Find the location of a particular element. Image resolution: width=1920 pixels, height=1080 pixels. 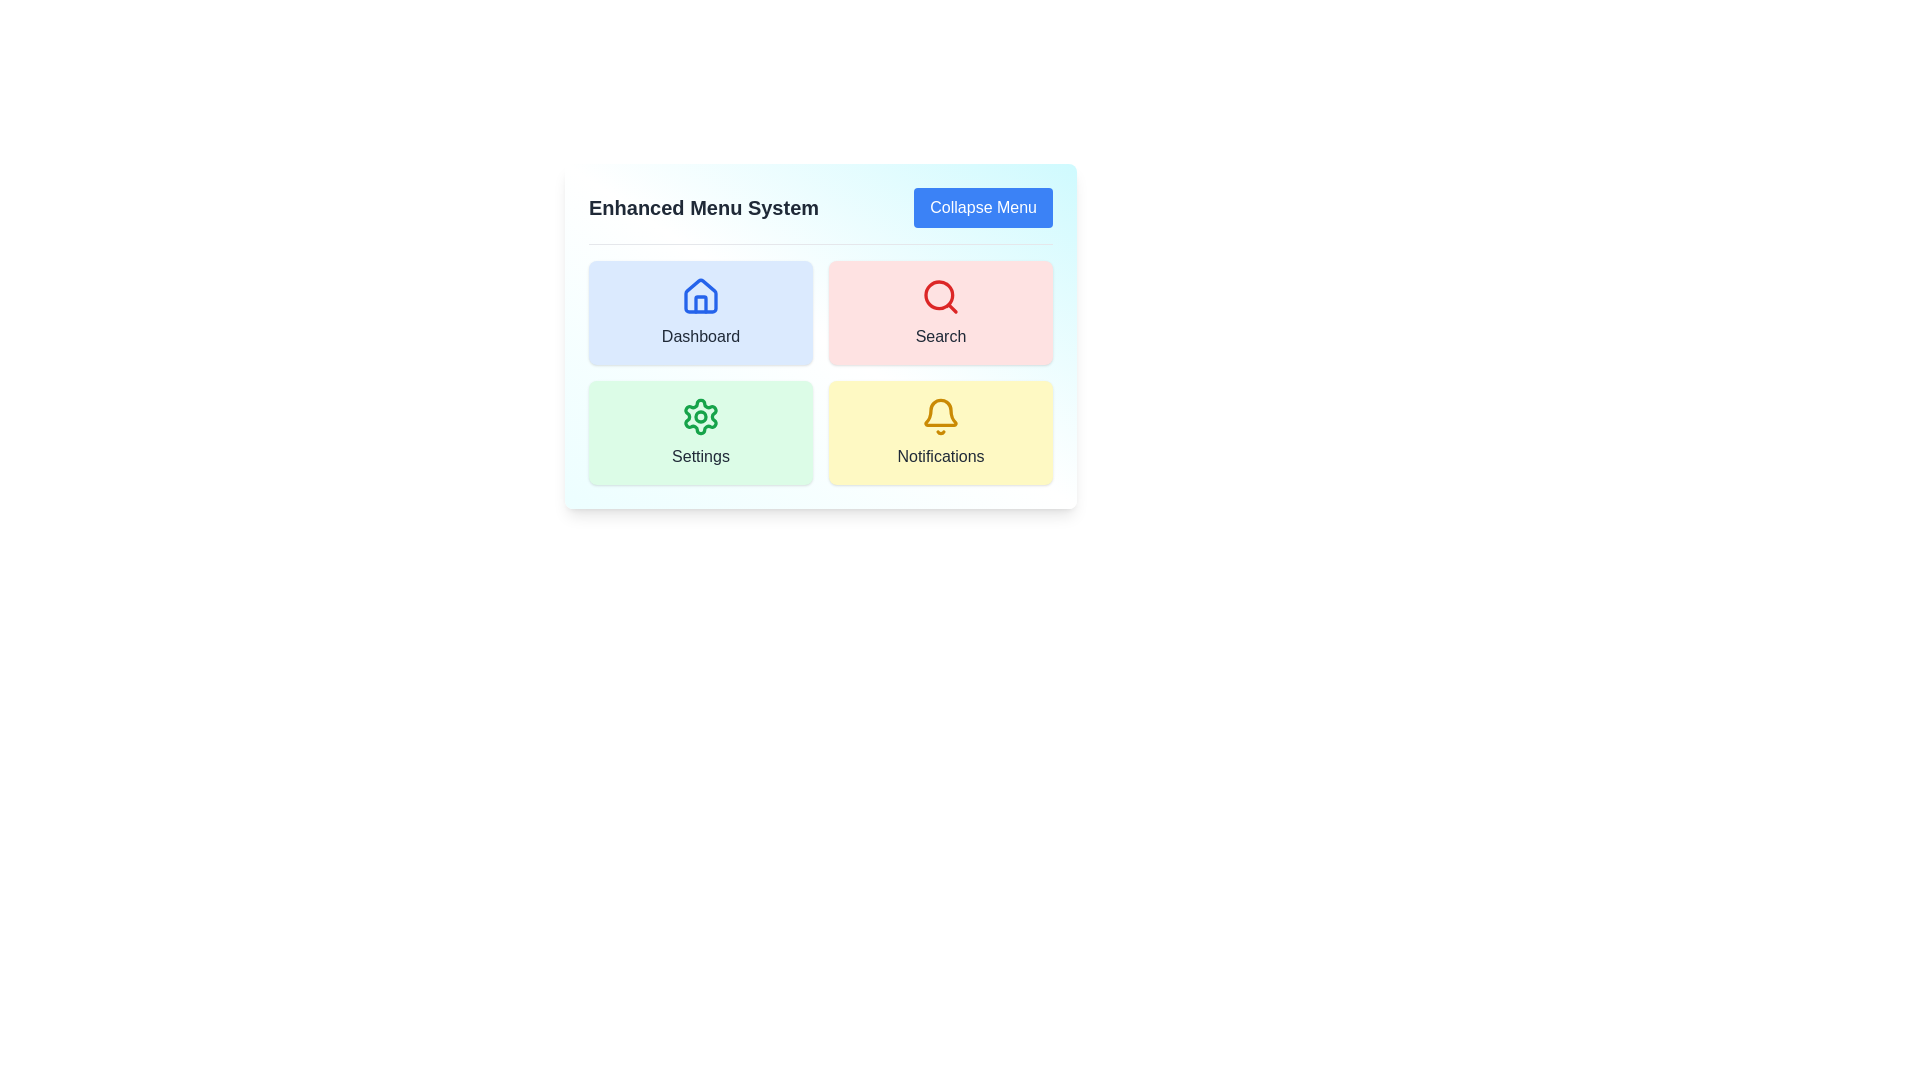

the gear icon inside the green rectangular button labeled 'Settings' located in the lower-left quadrant of the interface is located at coordinates (700, 415).